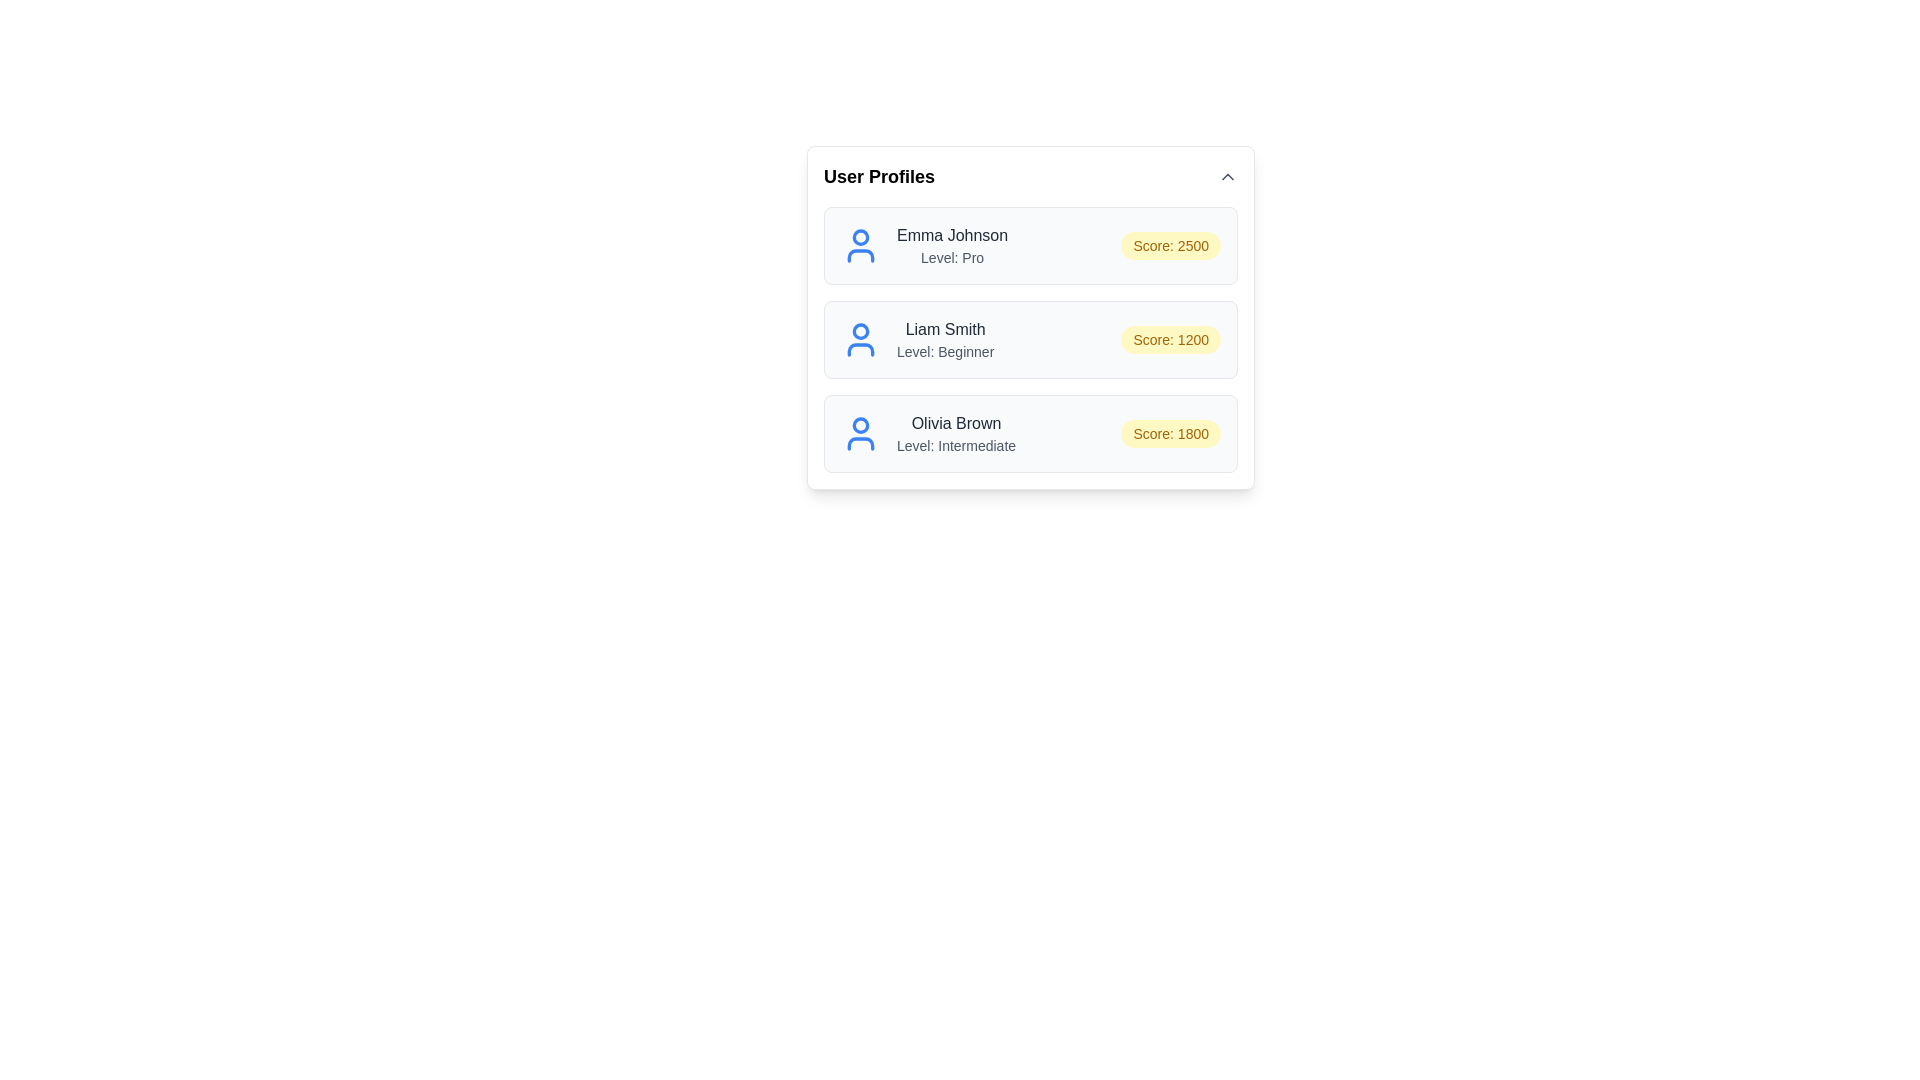  Describe the element at coordinates (860, 338) in the screenshot. I see `the user profile icon for 'Liam Smith' located in the second profile card of the 'User Profiles' section, which is a vector icon resembling a person profile outlined in bold blue color` at that location.